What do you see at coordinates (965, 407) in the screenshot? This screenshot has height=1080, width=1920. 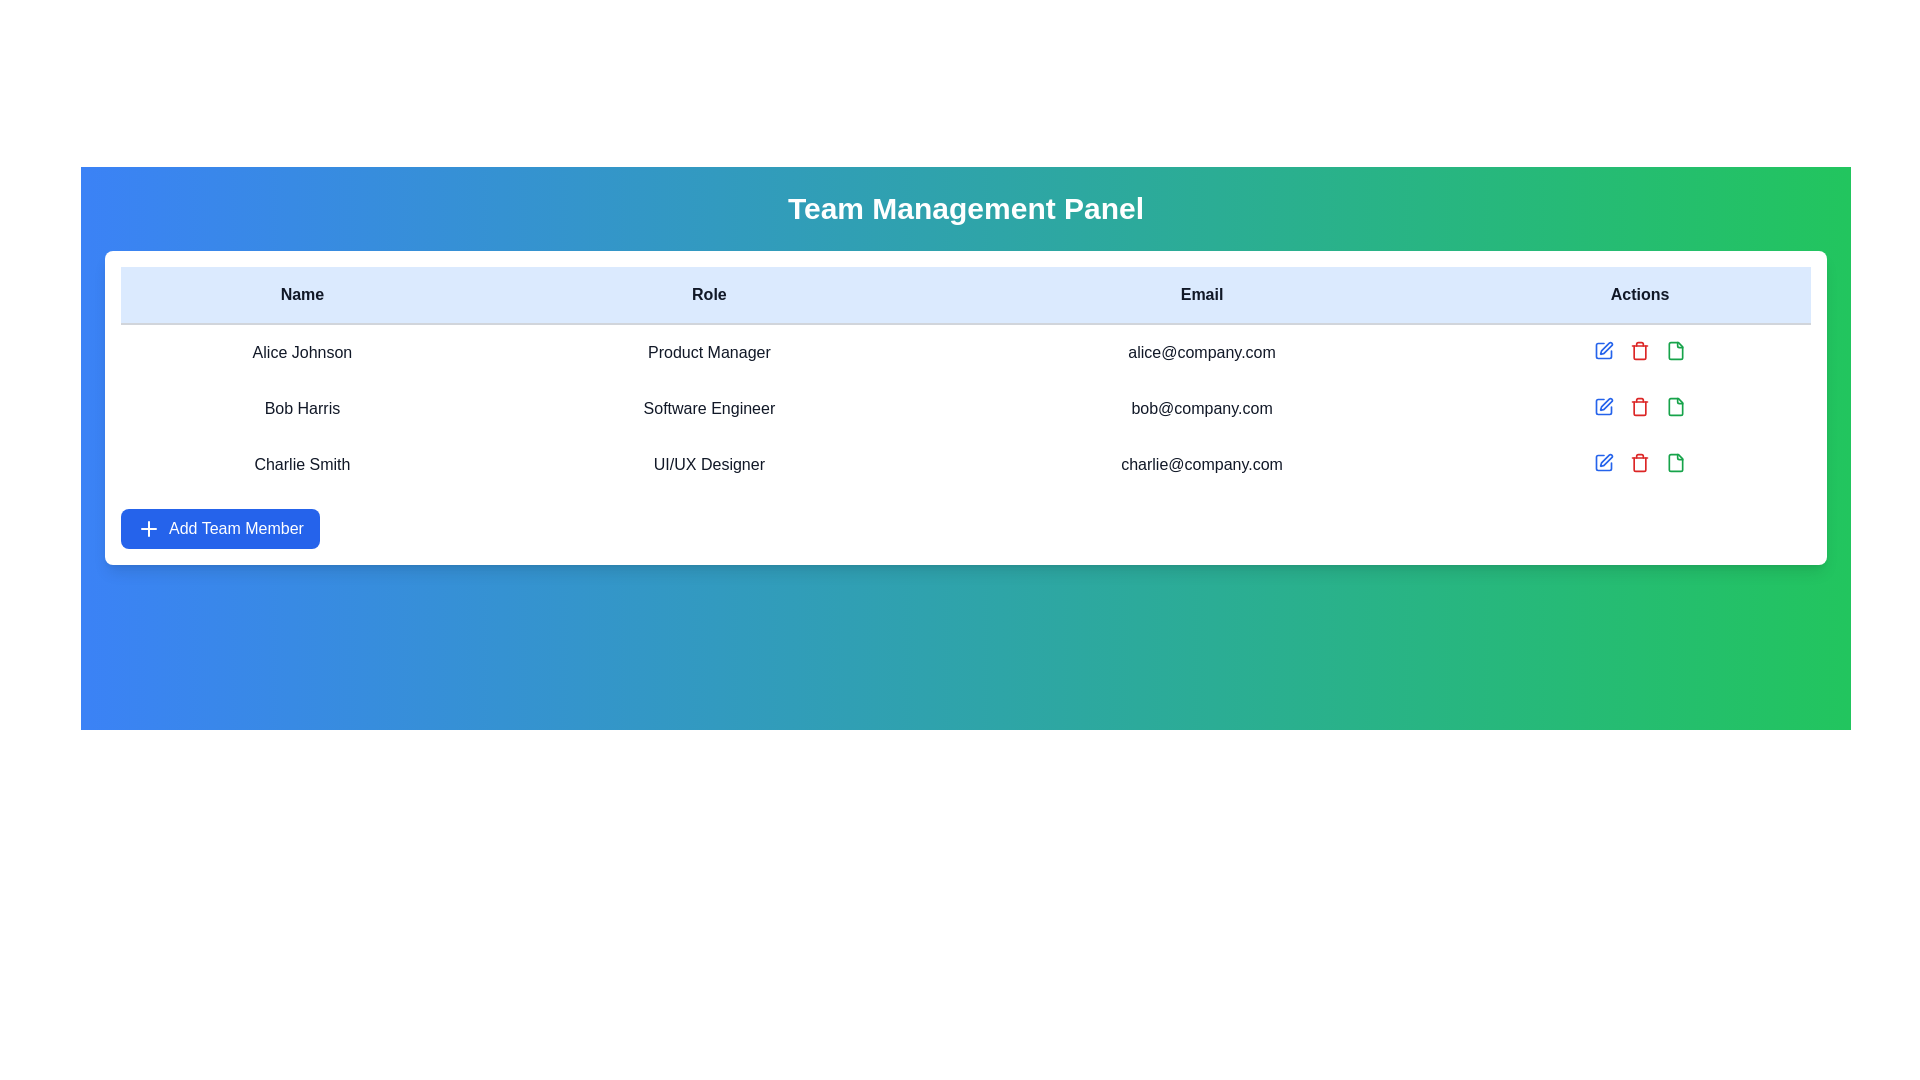 I see `the contents of the second table row in the Team Management Panel to copy the user information` at bounding box center [965, 407].